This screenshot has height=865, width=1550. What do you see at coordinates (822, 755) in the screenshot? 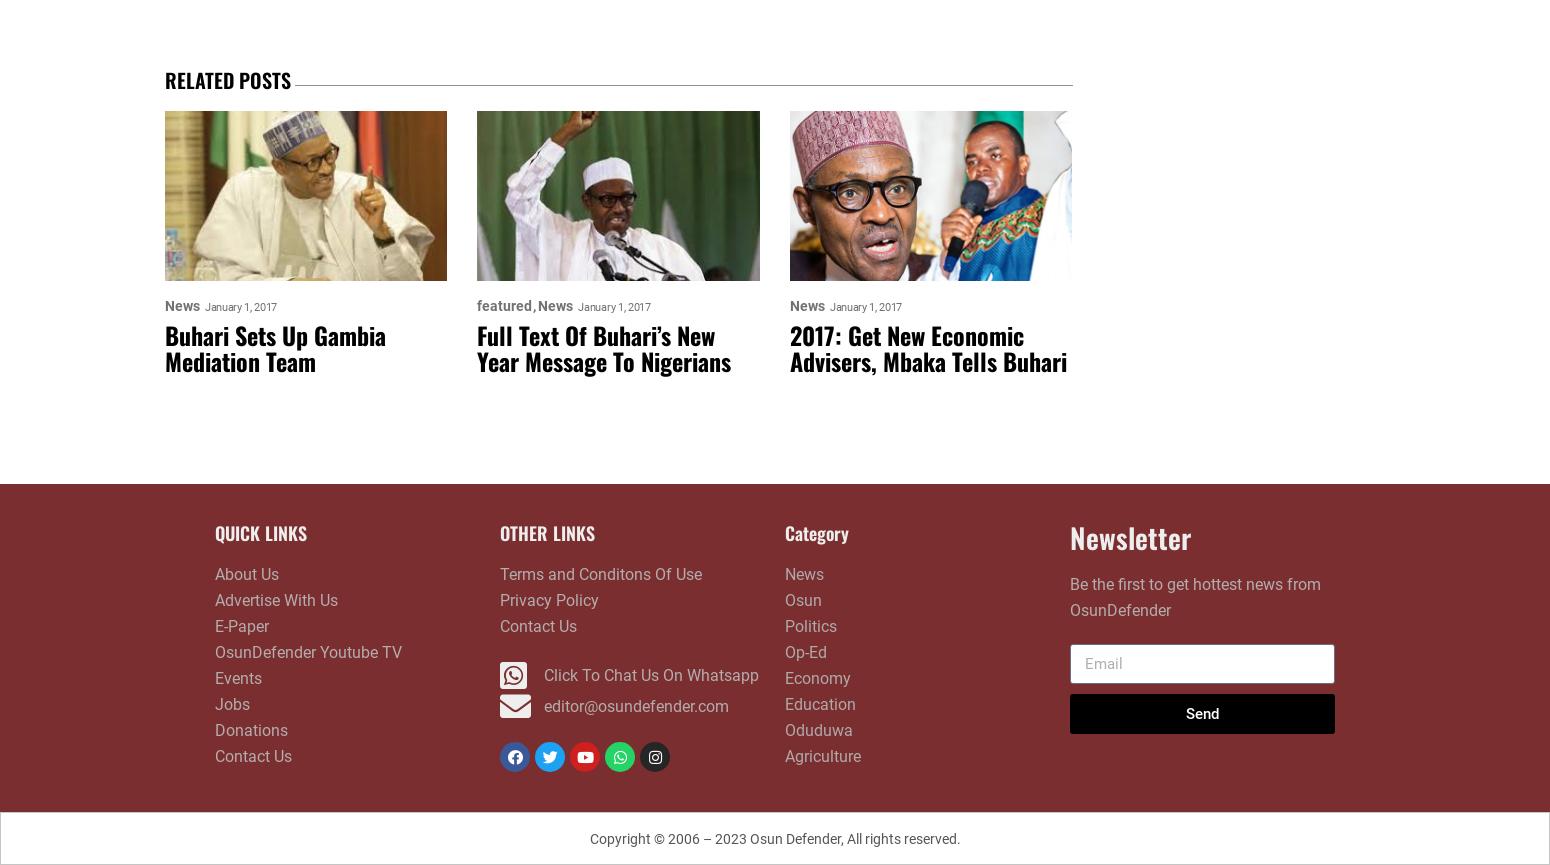
I see `'Agriculture'` at bounding box center [822, 755].